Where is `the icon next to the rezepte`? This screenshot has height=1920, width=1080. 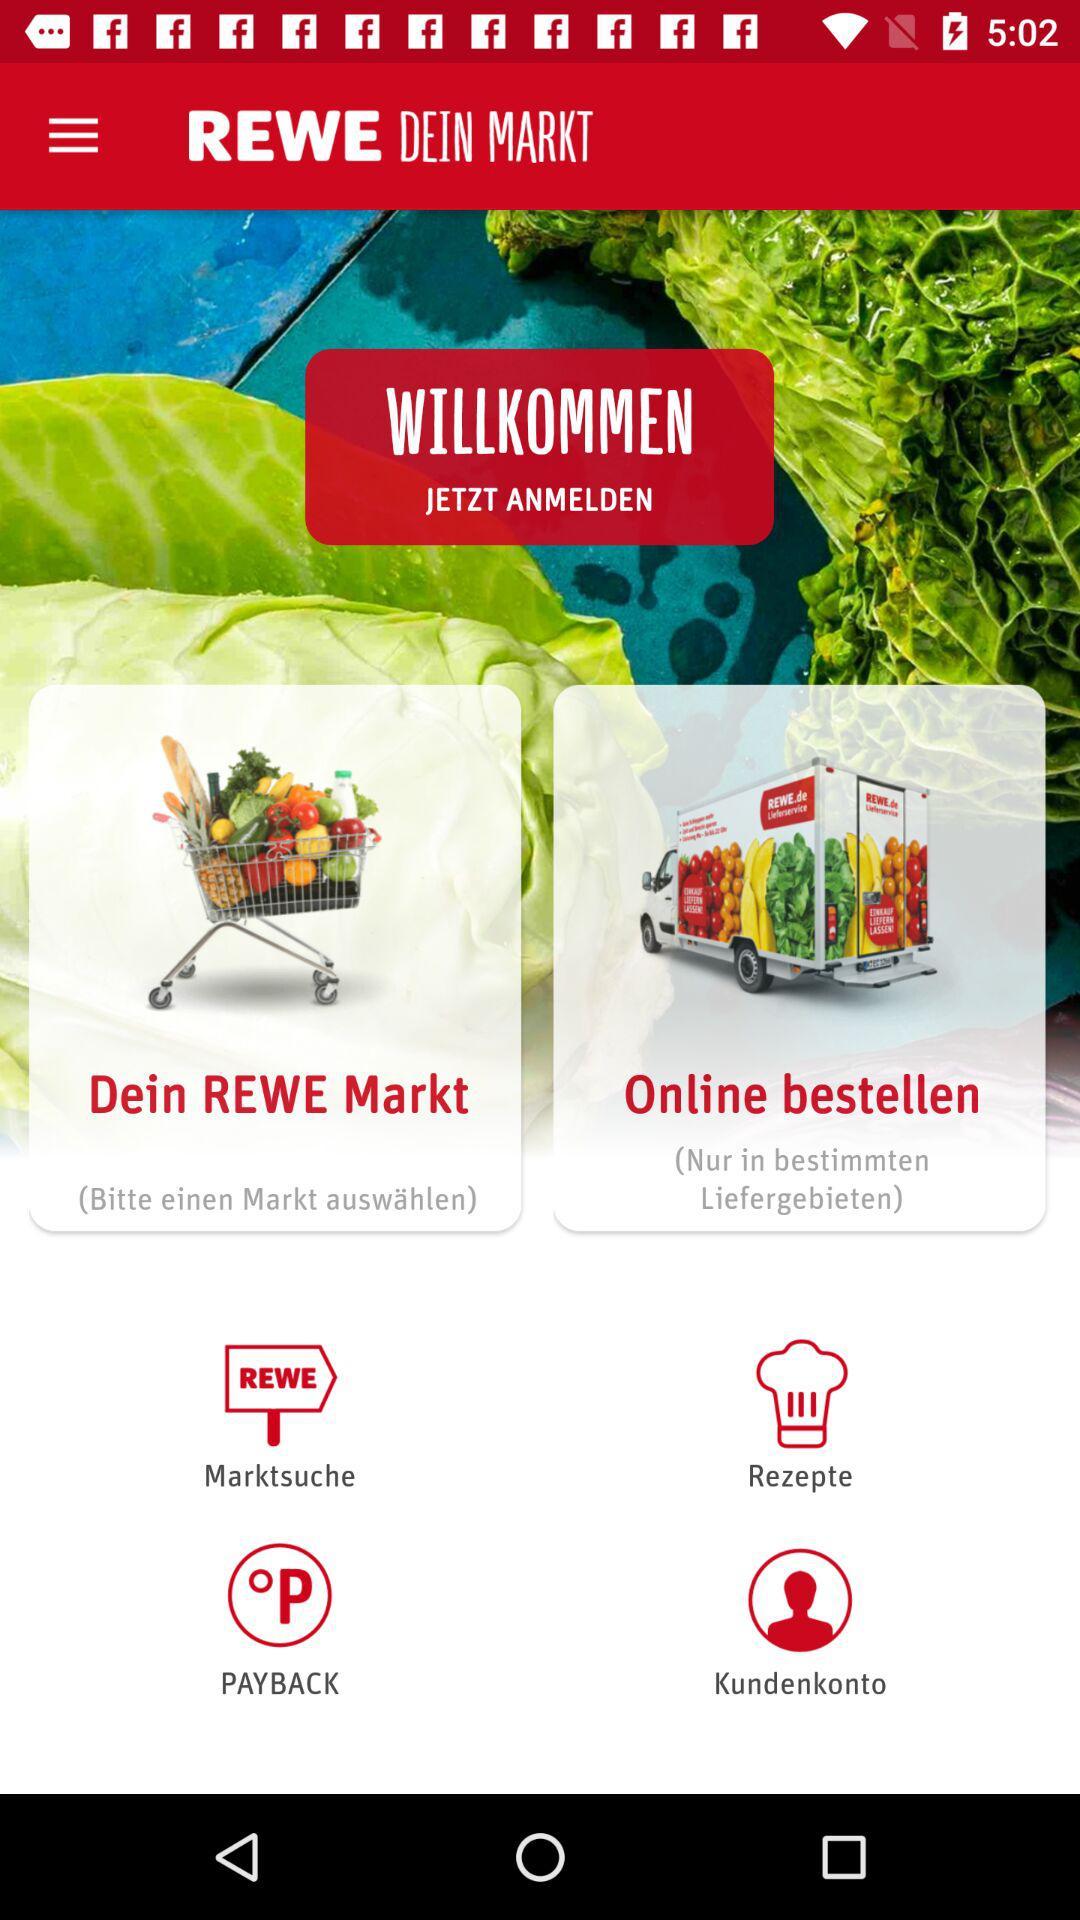
the icon next to the rezepte is located at coordinates (279, 1620).